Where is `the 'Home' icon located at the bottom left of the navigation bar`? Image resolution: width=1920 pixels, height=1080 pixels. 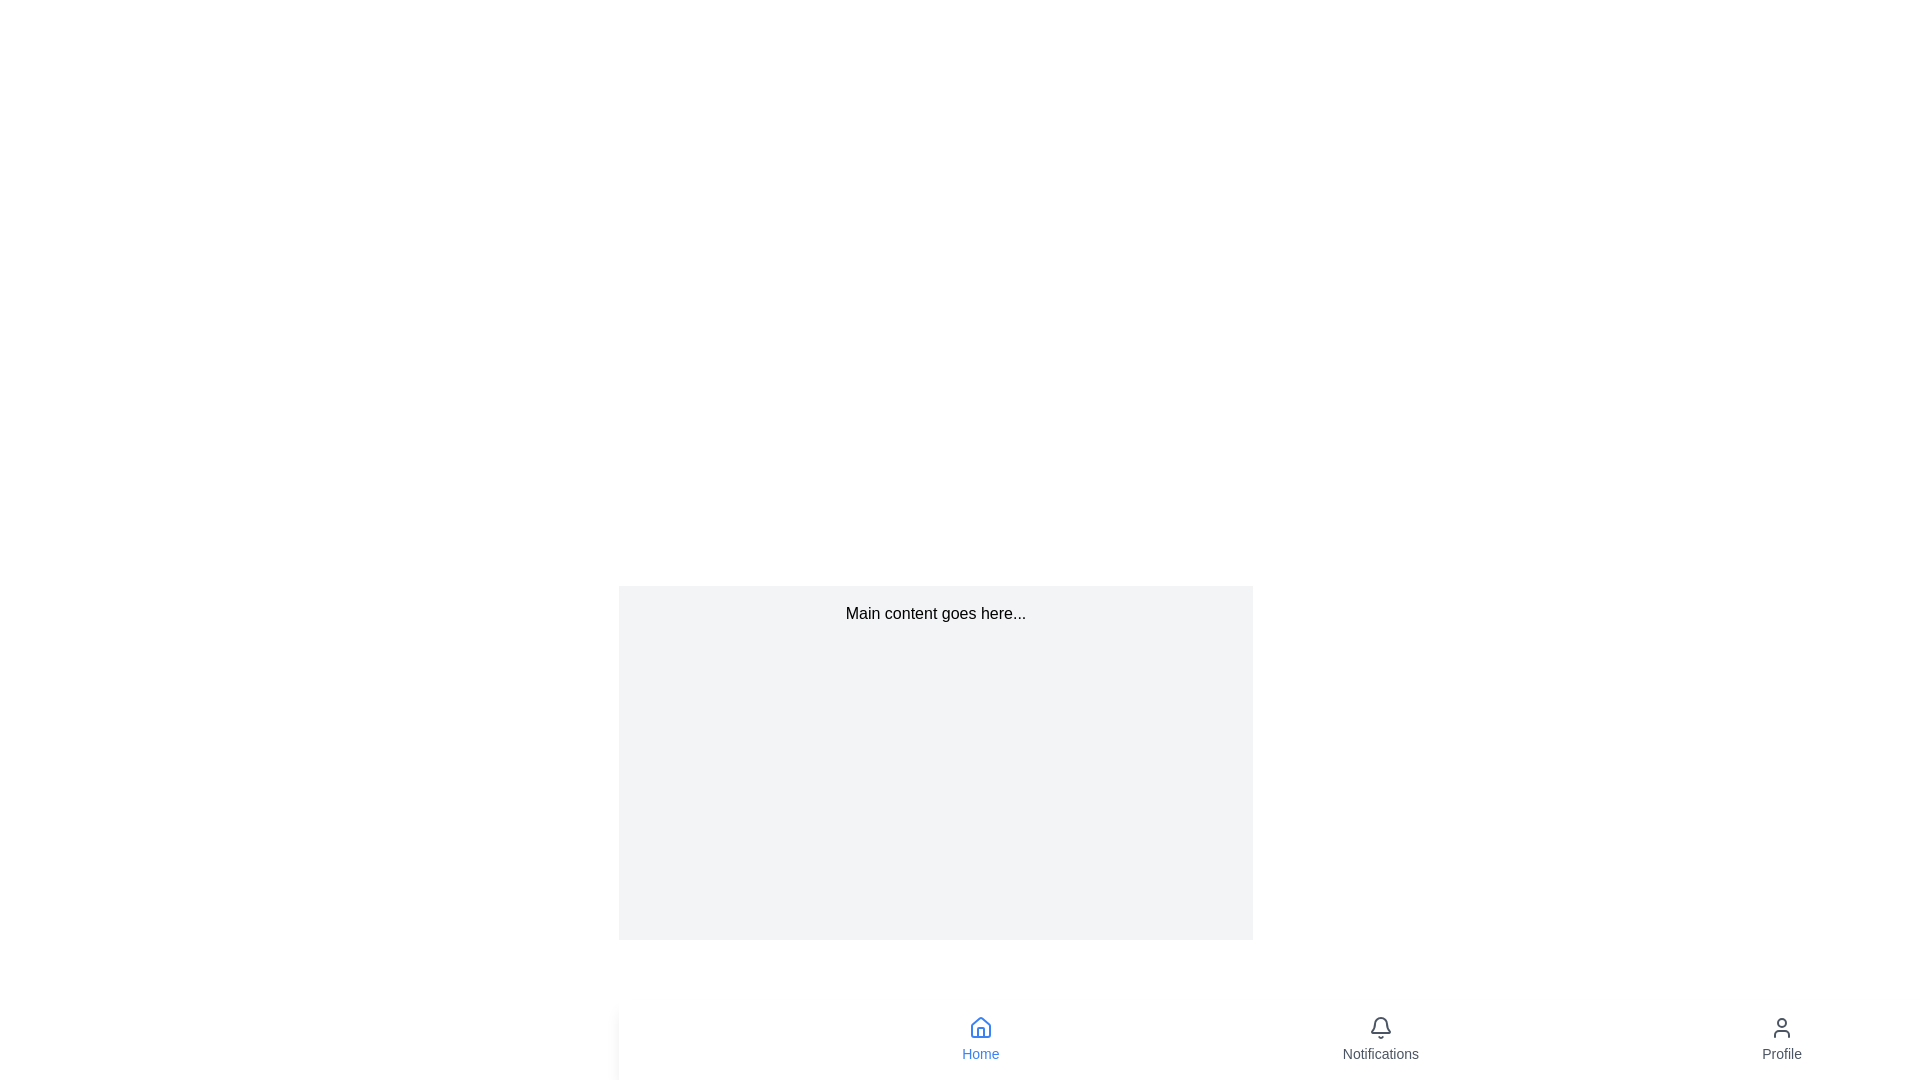 the 'Home' icon located at the bottom left of the navigation bar is located at coordinates (980, 1027).